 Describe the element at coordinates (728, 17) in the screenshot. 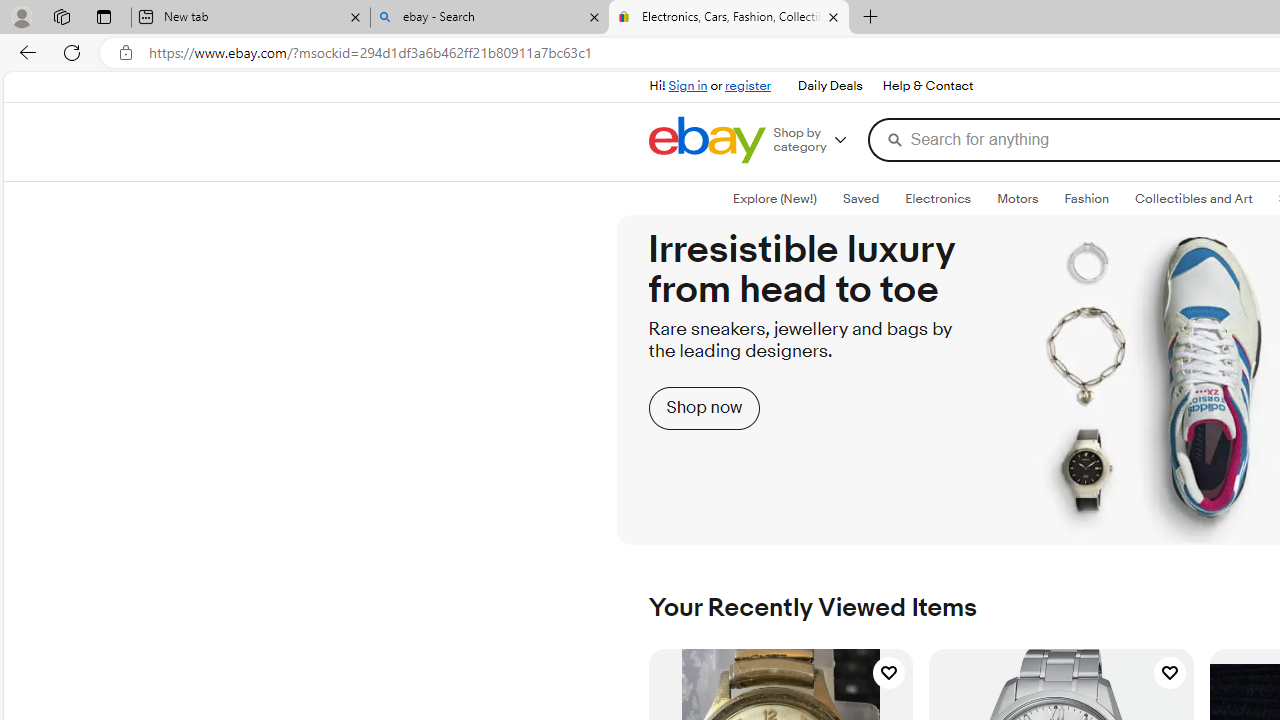

I see `'Electronics, Cars, Fashion, Collectibles & More | eBay'` at that location.